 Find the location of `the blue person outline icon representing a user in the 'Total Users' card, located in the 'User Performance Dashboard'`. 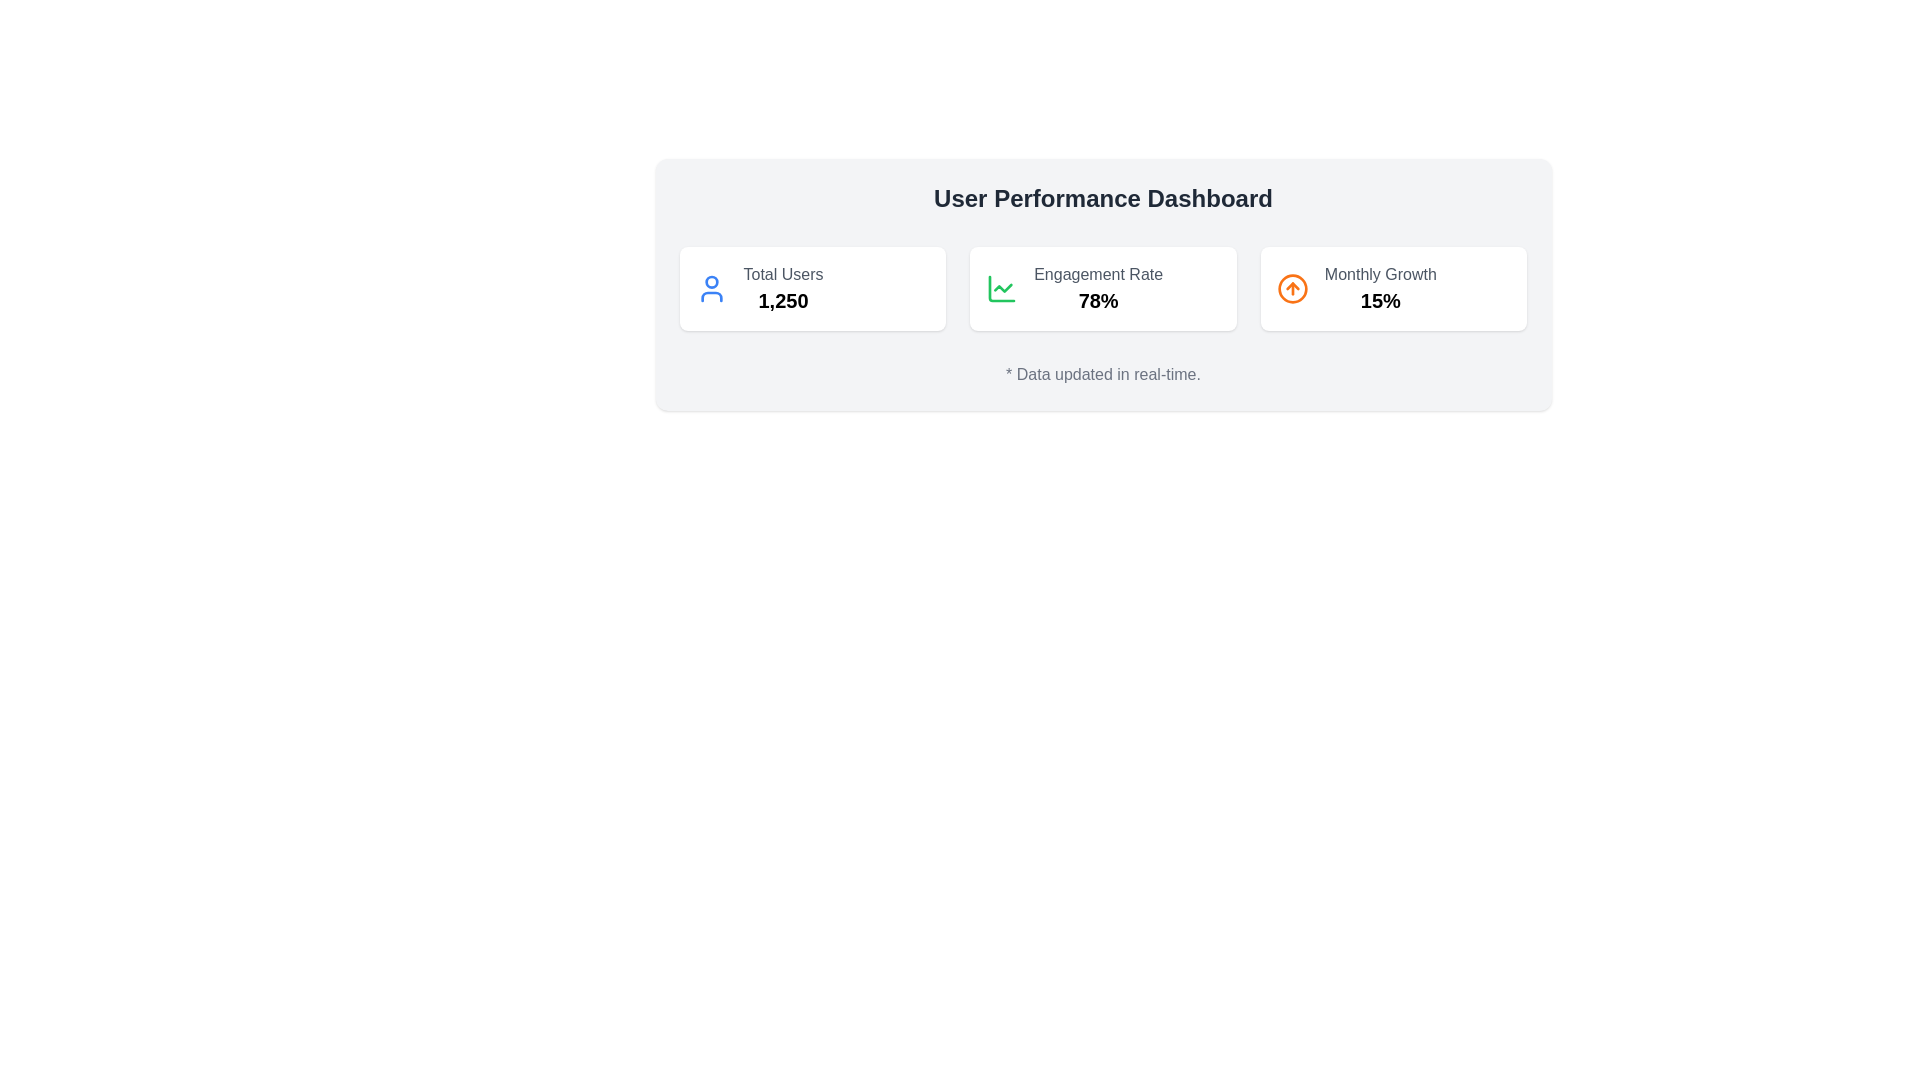

the blue person outline icon representing a user in the 'Total Users' card, located in the 'User Performance Dashboard' is located at coordinates (711, 289).